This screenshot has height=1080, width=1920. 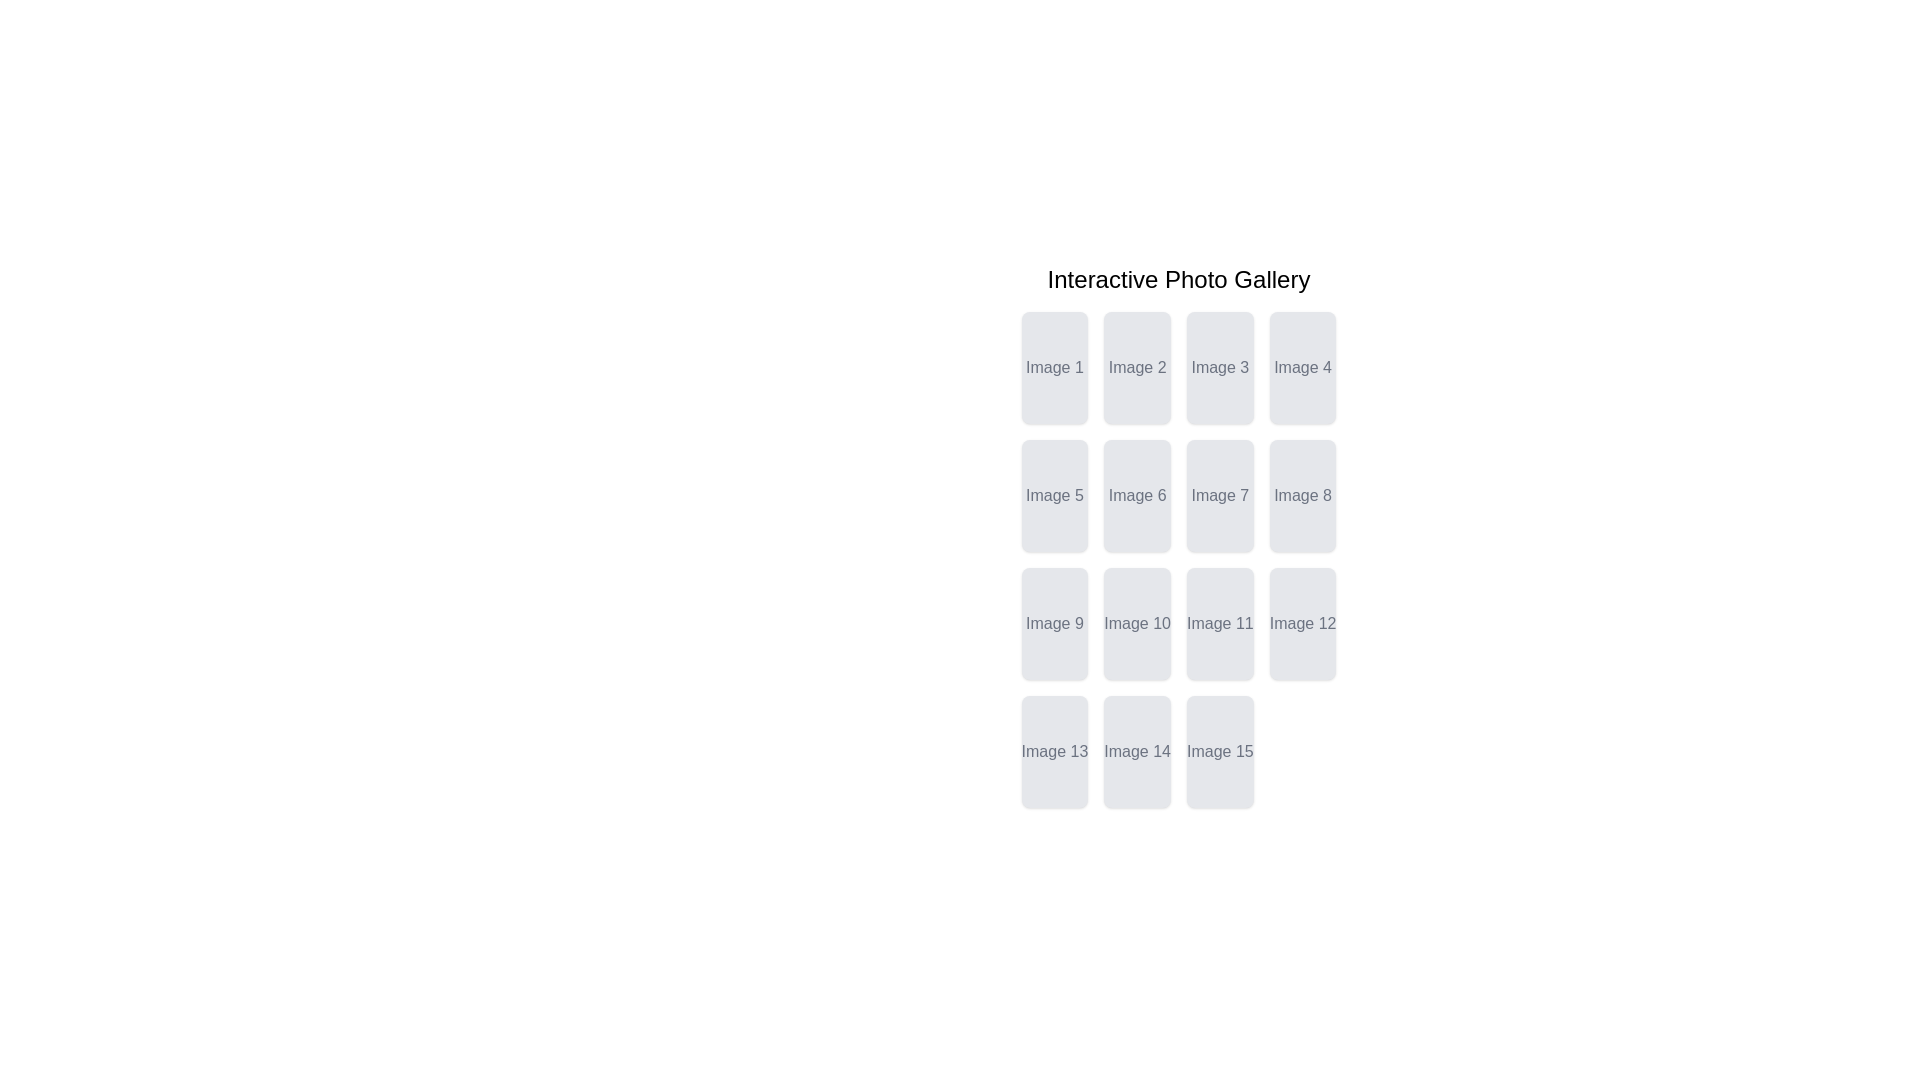 What do you see at coordinates (1219, 766) in the screenshot?
I see `the semi-transparent text display bar at the bottom of 'Image 15' card in the photo gallery grid, which shows '0 Comment'` at bounding box center [1219, 766].